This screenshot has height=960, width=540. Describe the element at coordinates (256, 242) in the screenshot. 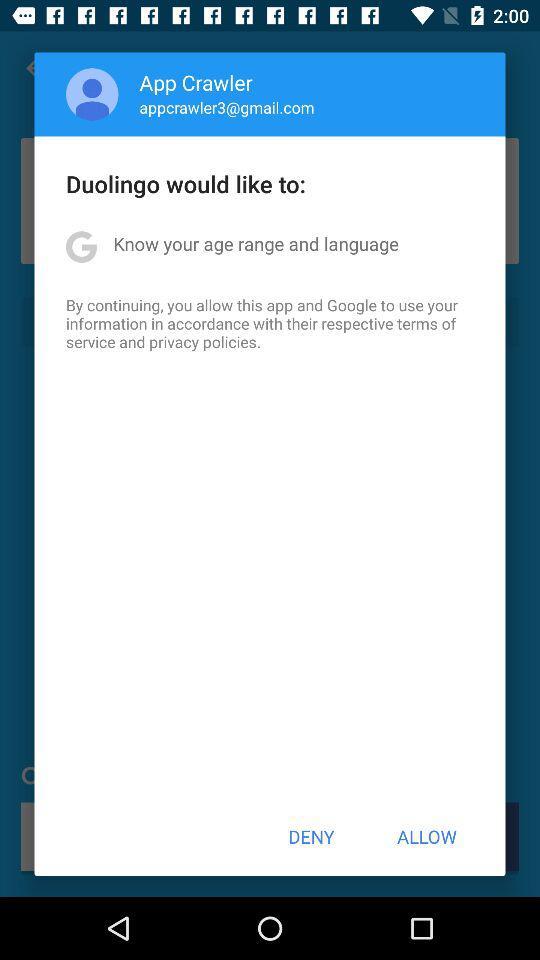

I see `the item above the by continuing you` at that location.